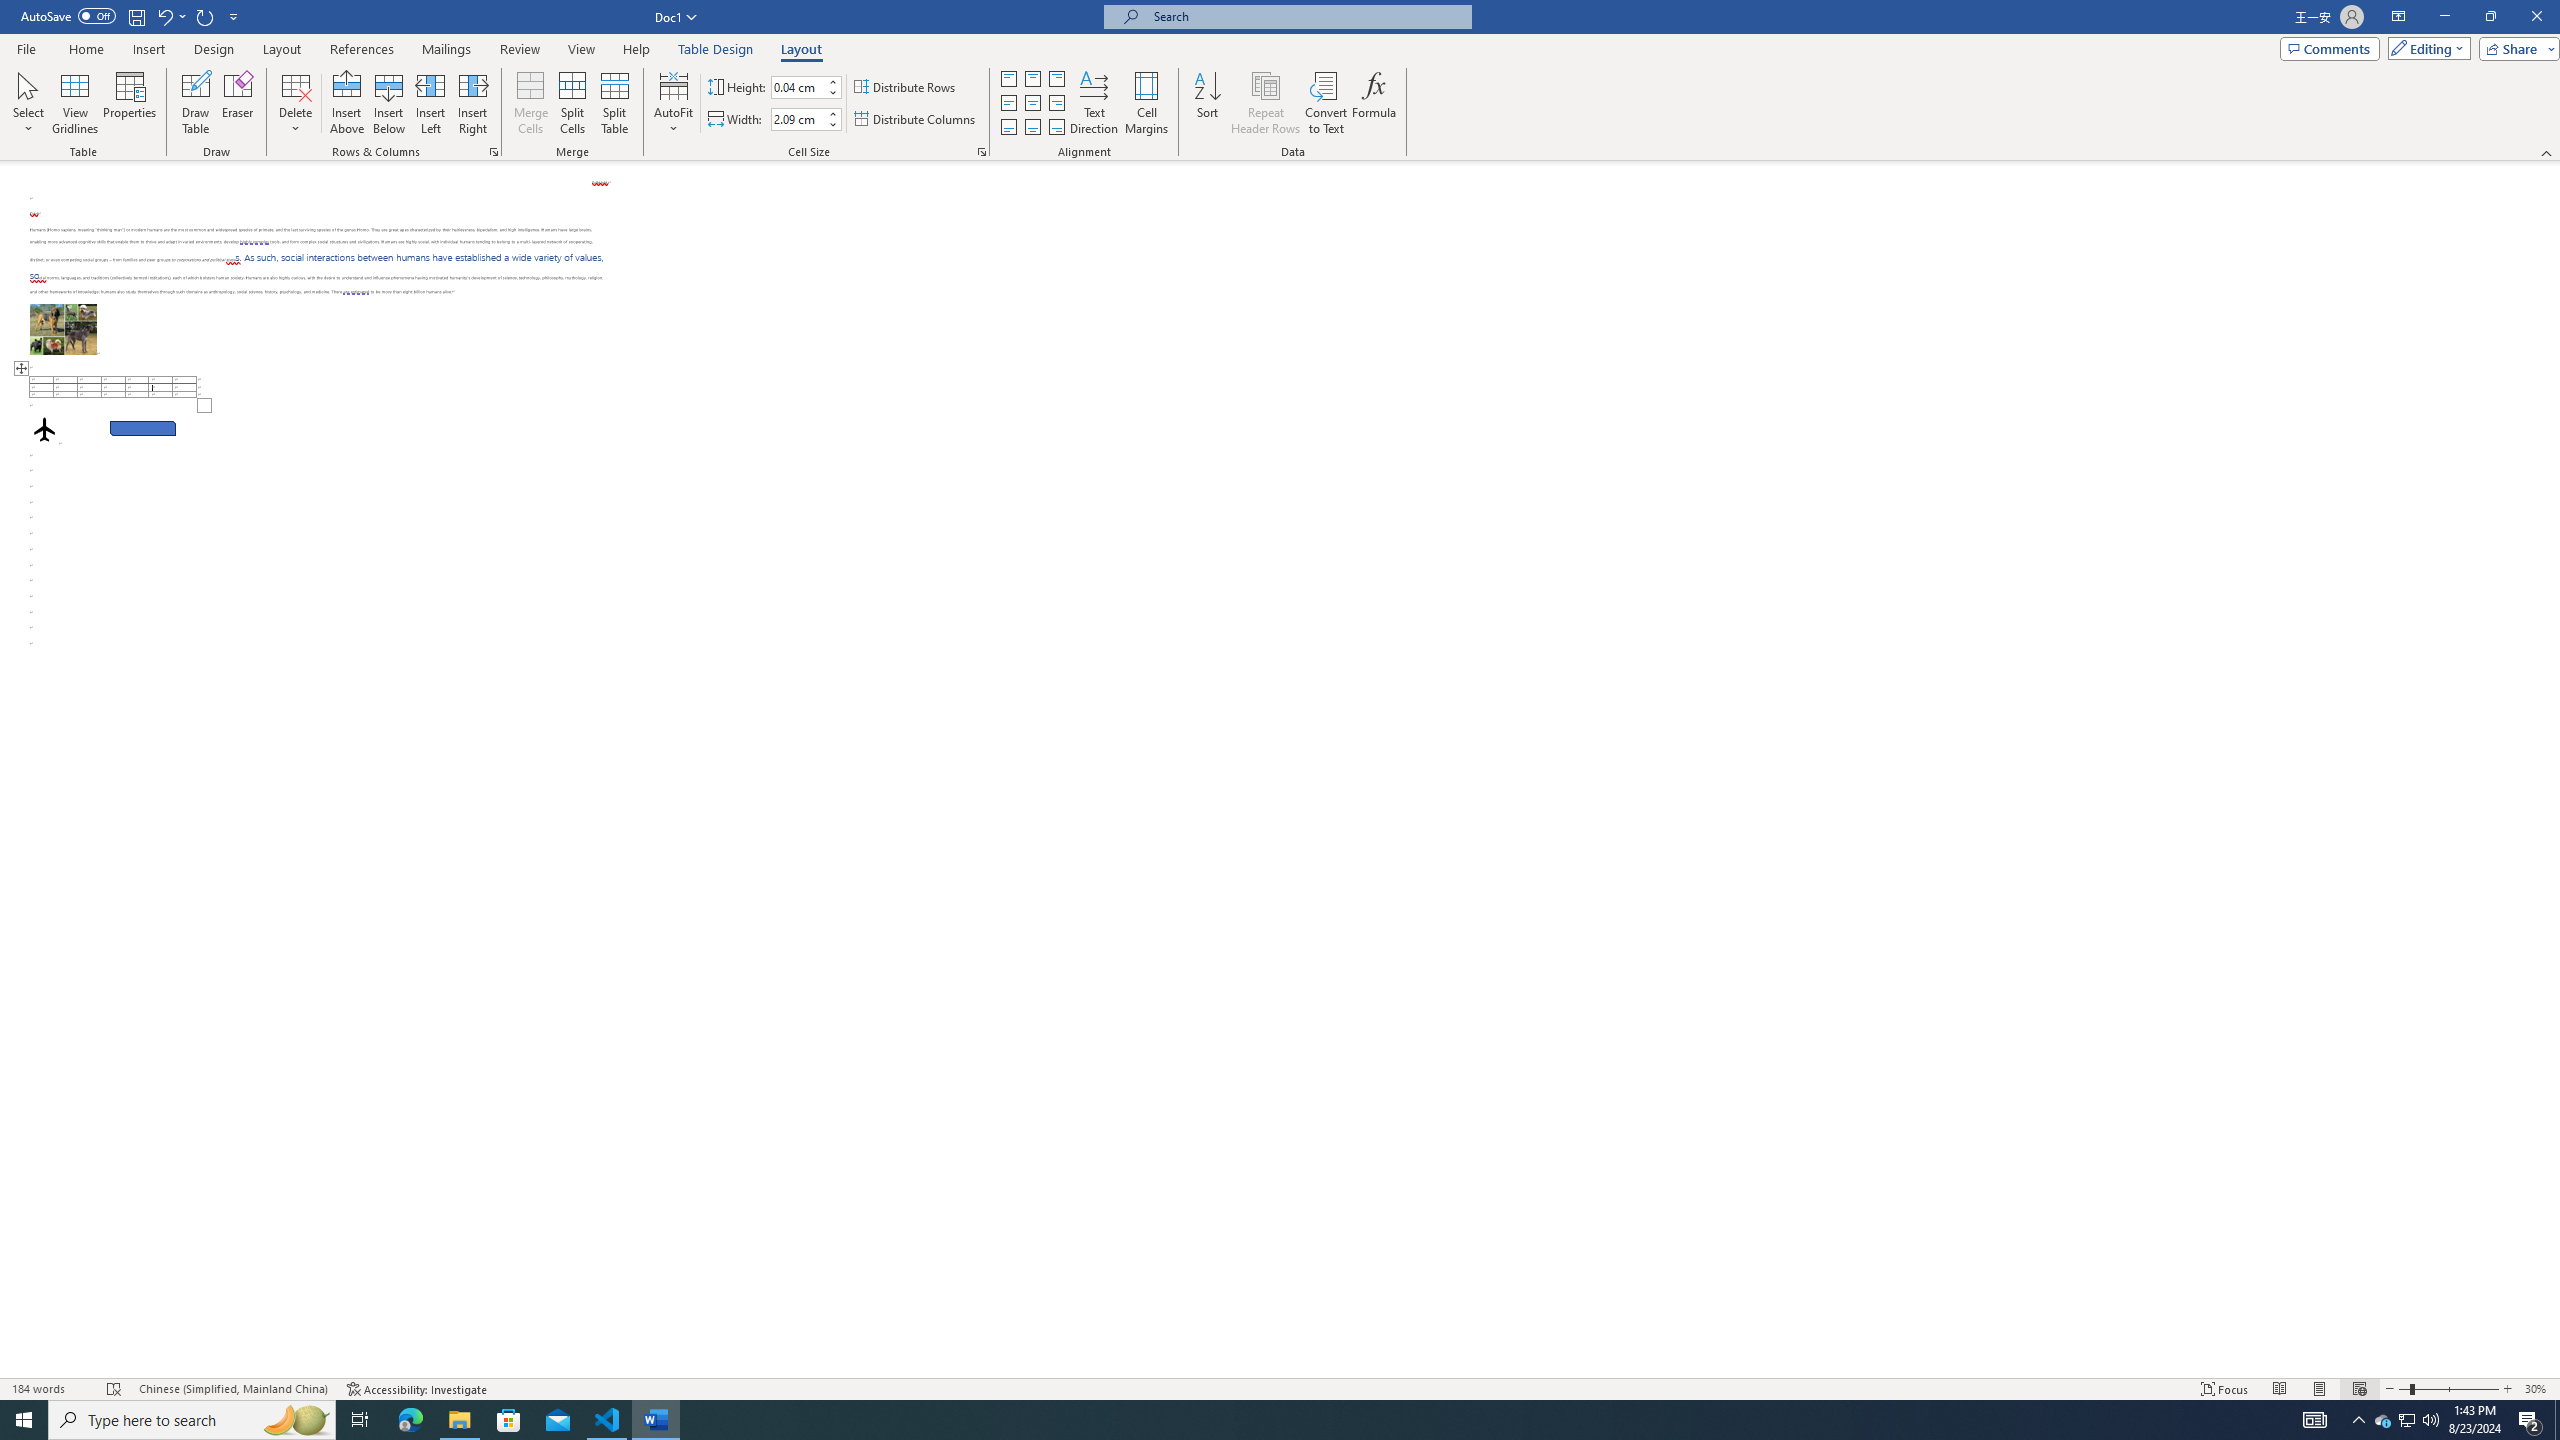  Describe the element at coordinates (362, 49) in the screenshot. I see `'References'` at that location.